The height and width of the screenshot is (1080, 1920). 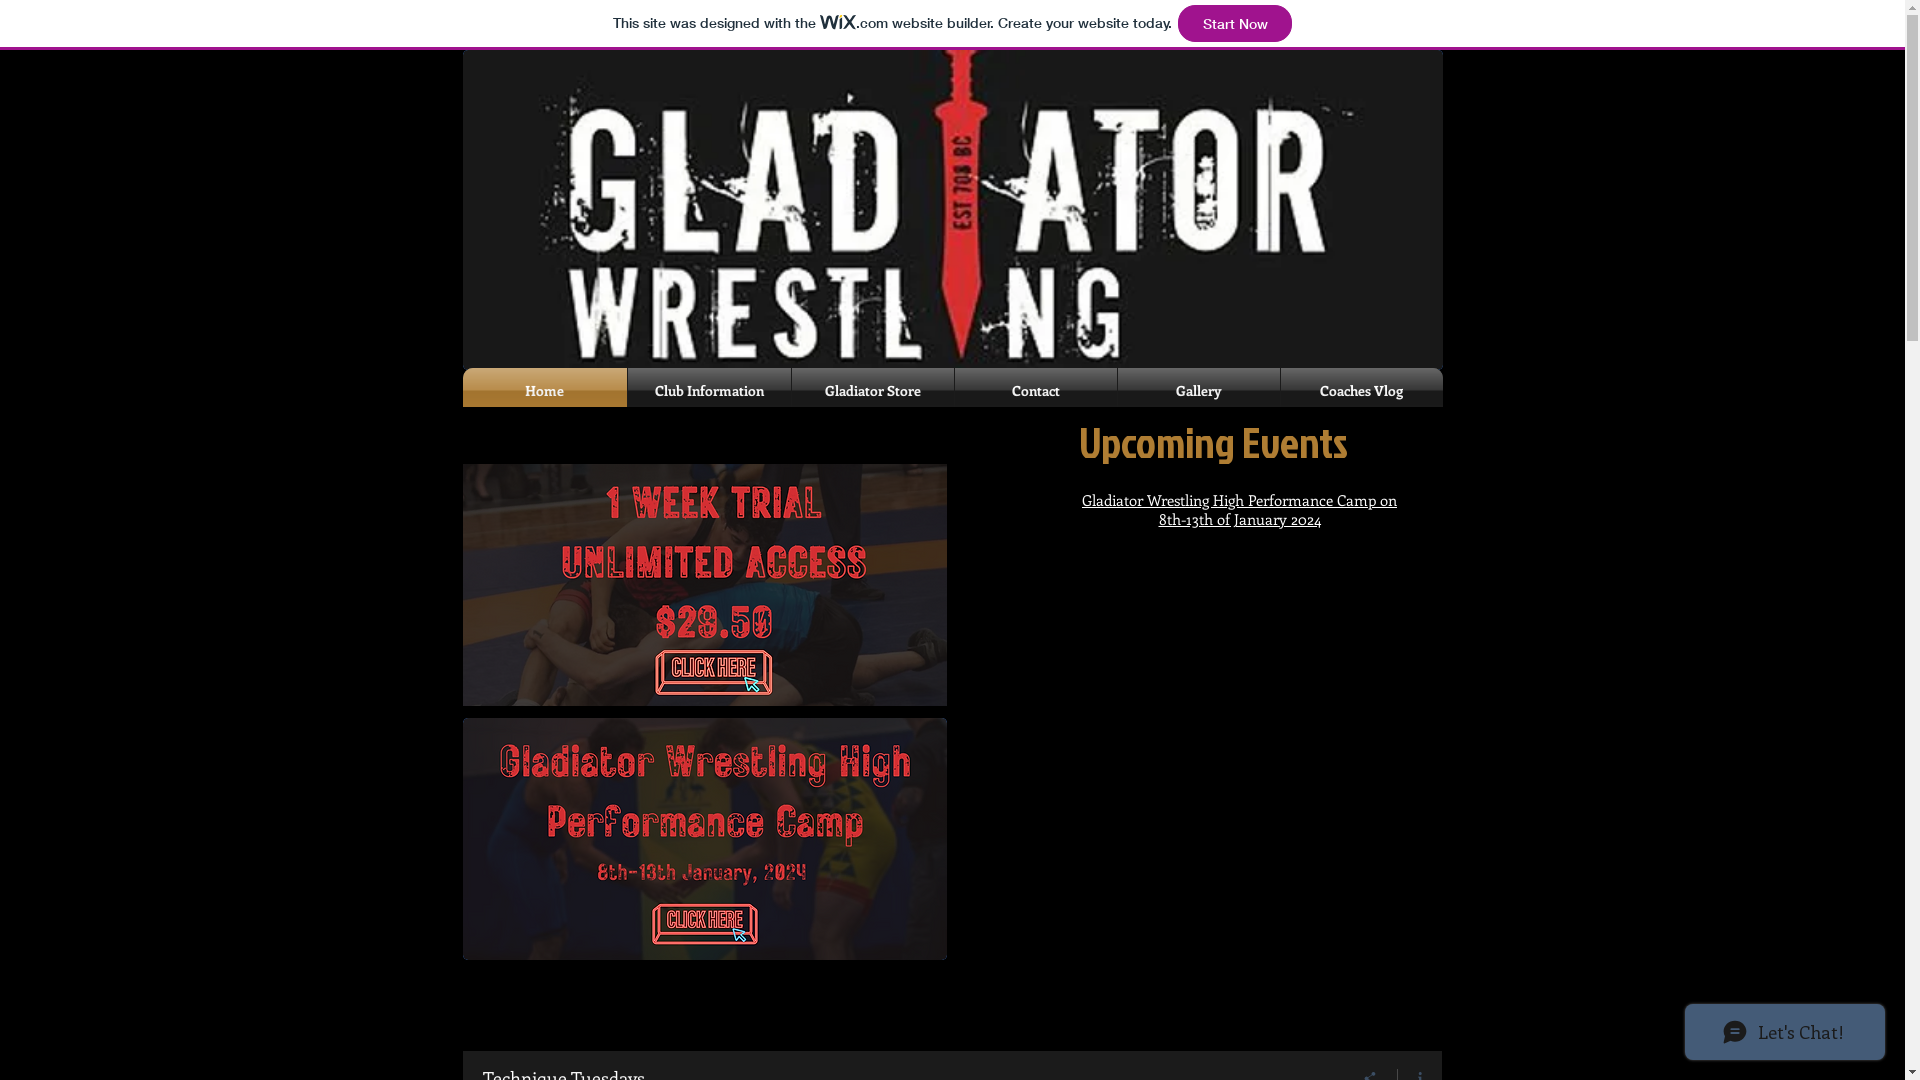 What do you see at coordinates (543, 390) in the screenshot?
I see `'Home'` at bounding box center [543, 390].